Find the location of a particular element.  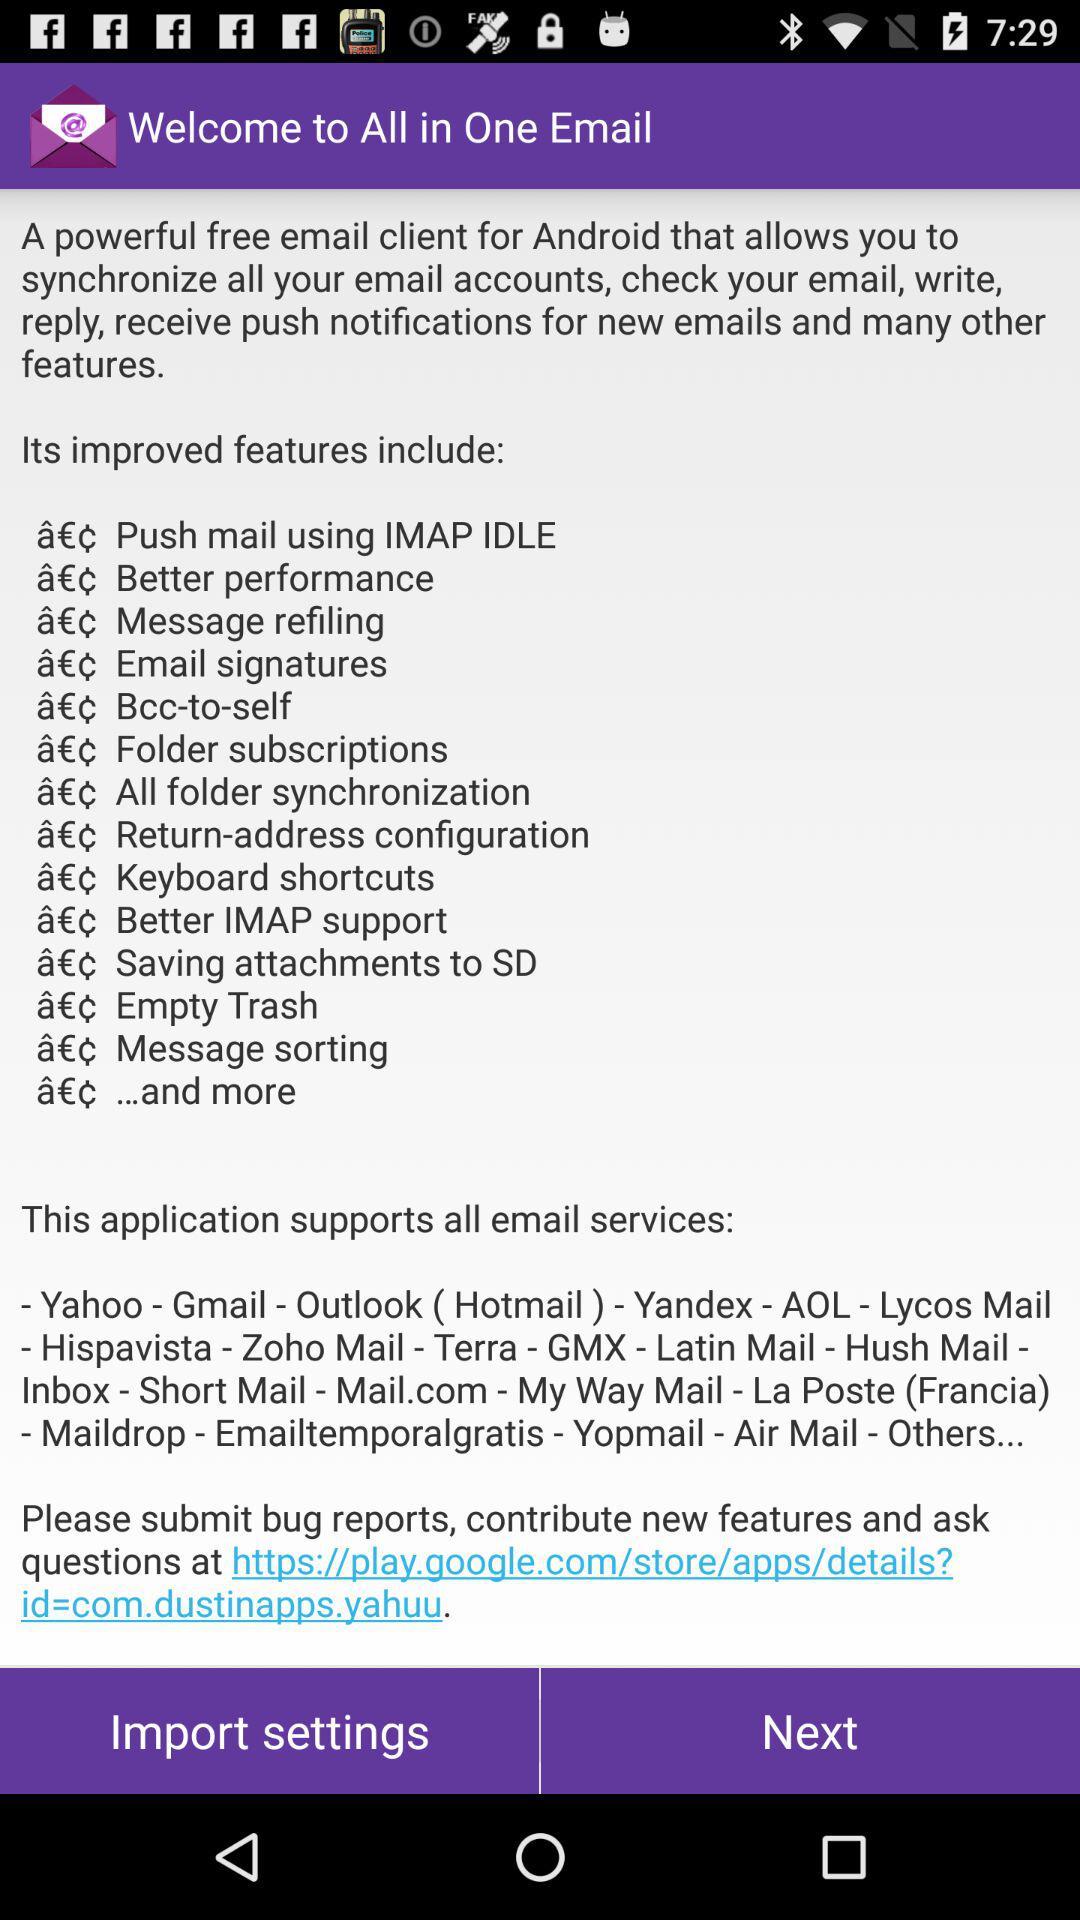

a powerful free is located at coordinates (540, 925).